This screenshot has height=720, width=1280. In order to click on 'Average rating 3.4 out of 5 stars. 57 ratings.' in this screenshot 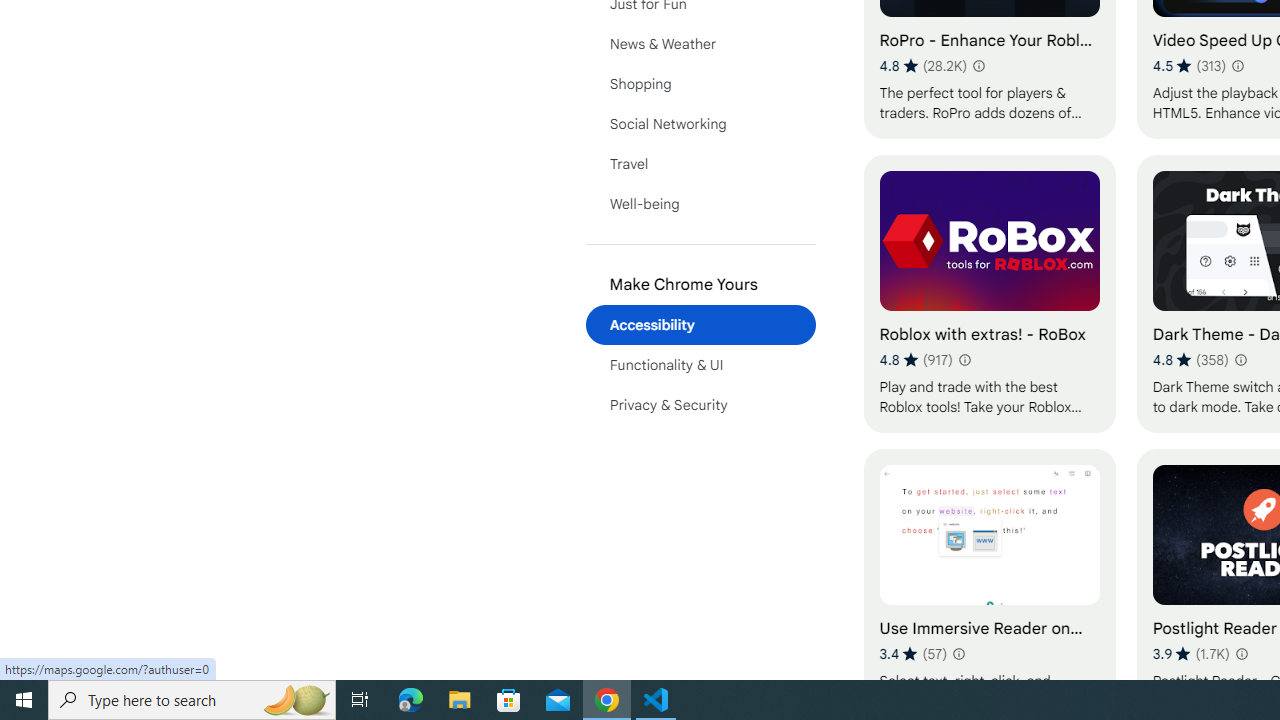, I will do `click(912, 653)`.